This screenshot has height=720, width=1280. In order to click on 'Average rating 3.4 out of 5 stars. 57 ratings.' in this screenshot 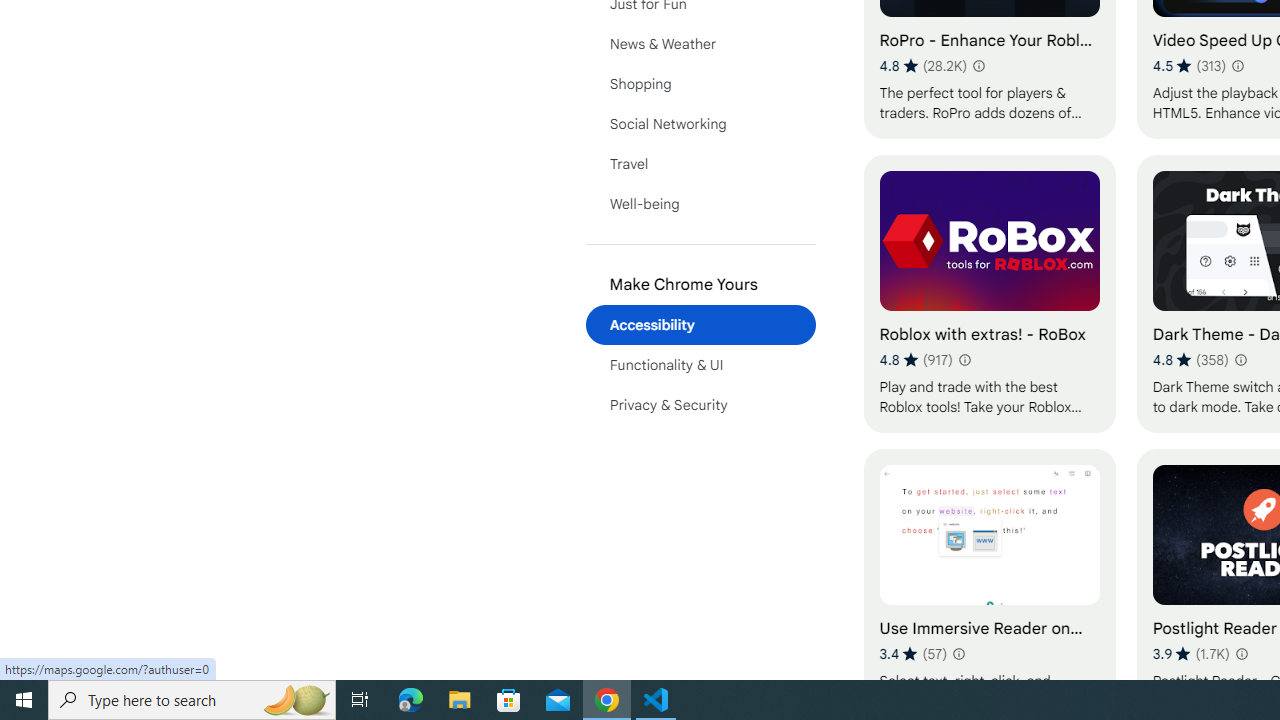, I will do `click(912, 653)`.